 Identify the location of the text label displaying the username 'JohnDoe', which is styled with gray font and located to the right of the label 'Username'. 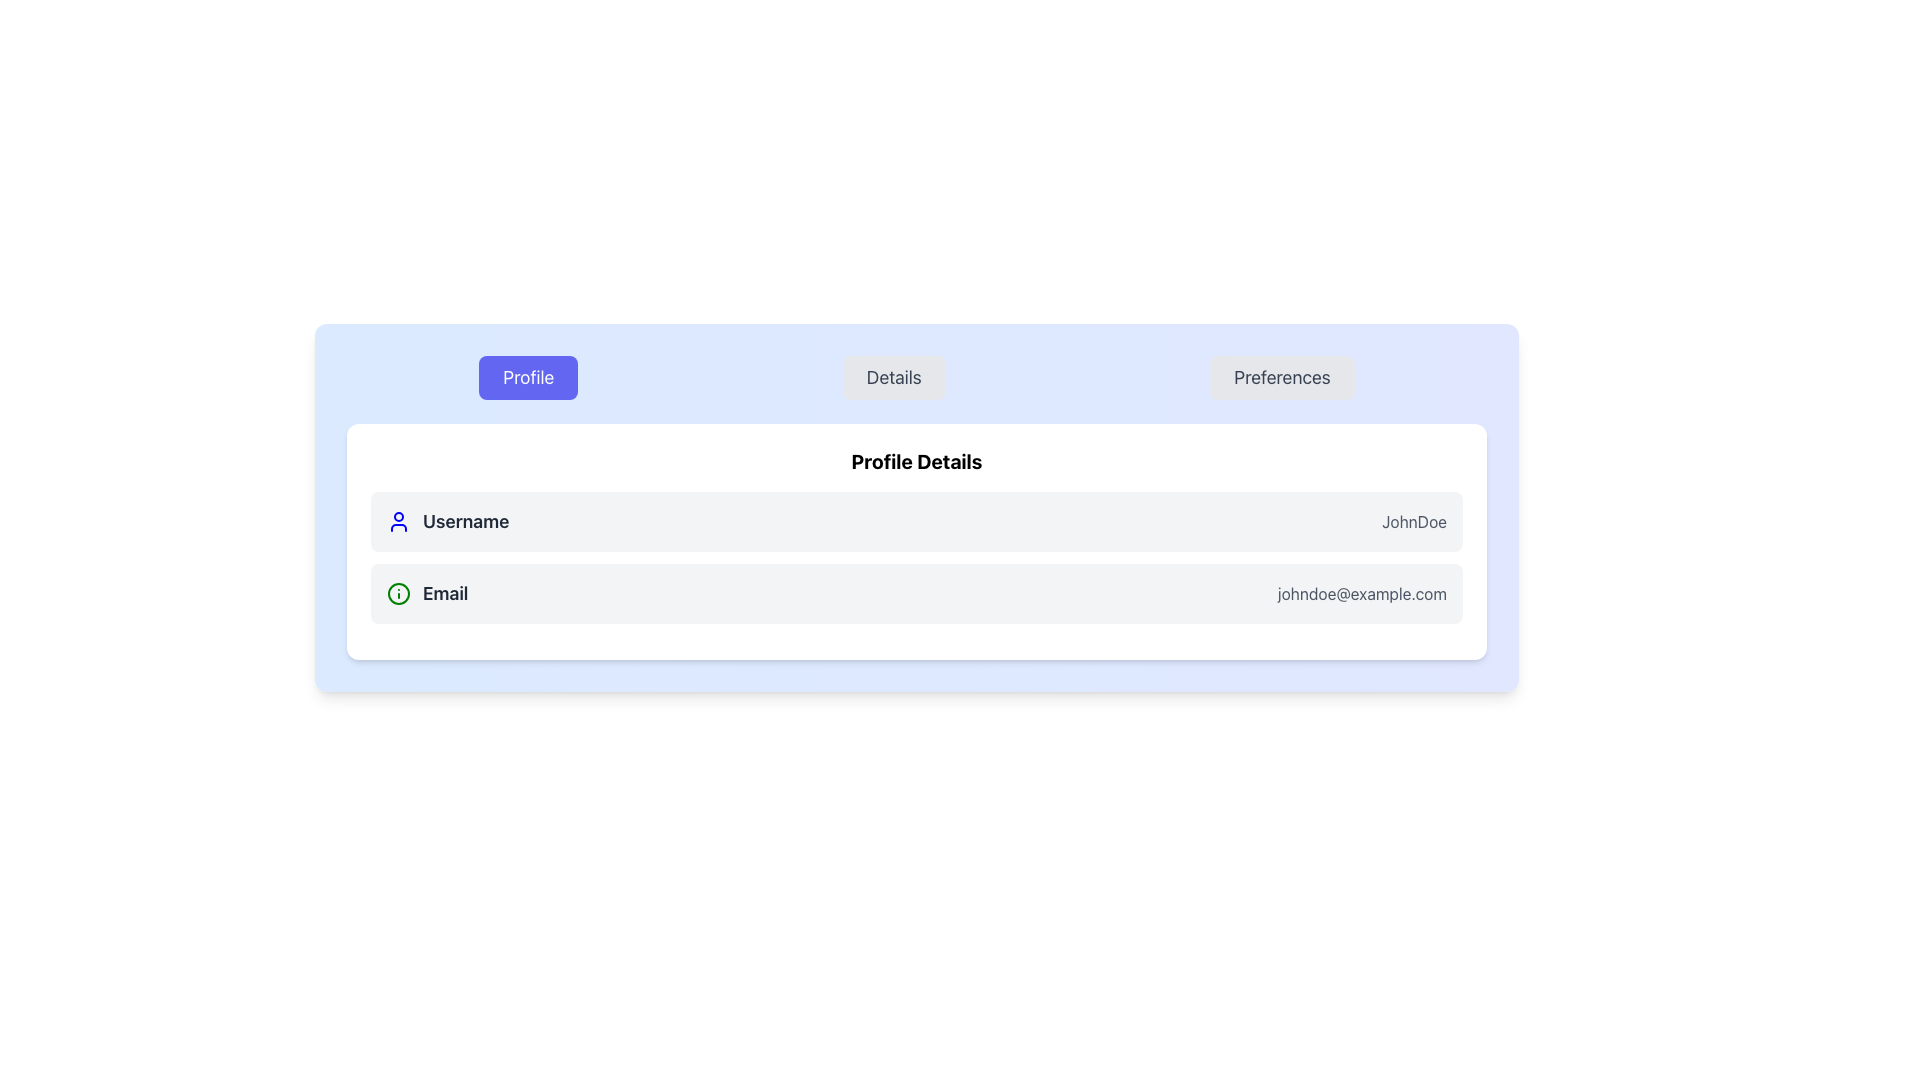
(1413, 520).